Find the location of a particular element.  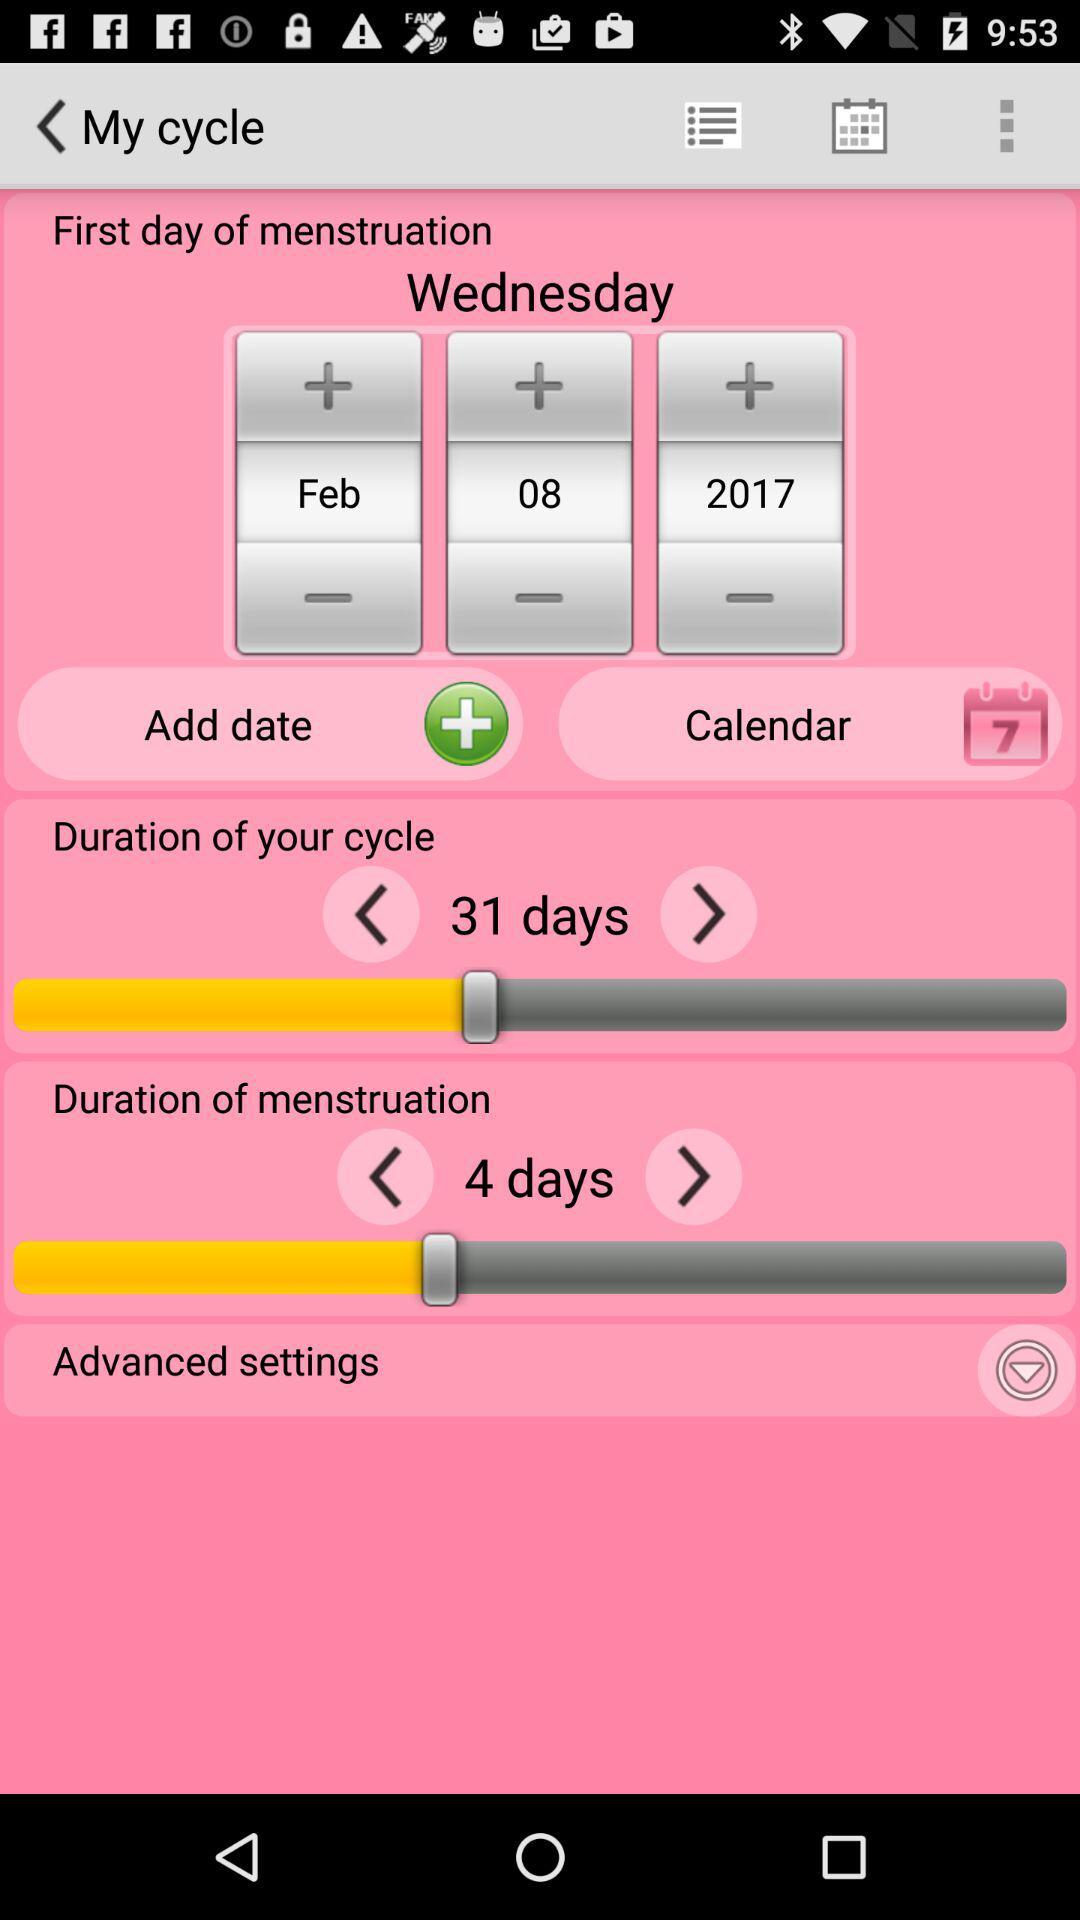

lower the cycle days is located at coordinates (371, 913).